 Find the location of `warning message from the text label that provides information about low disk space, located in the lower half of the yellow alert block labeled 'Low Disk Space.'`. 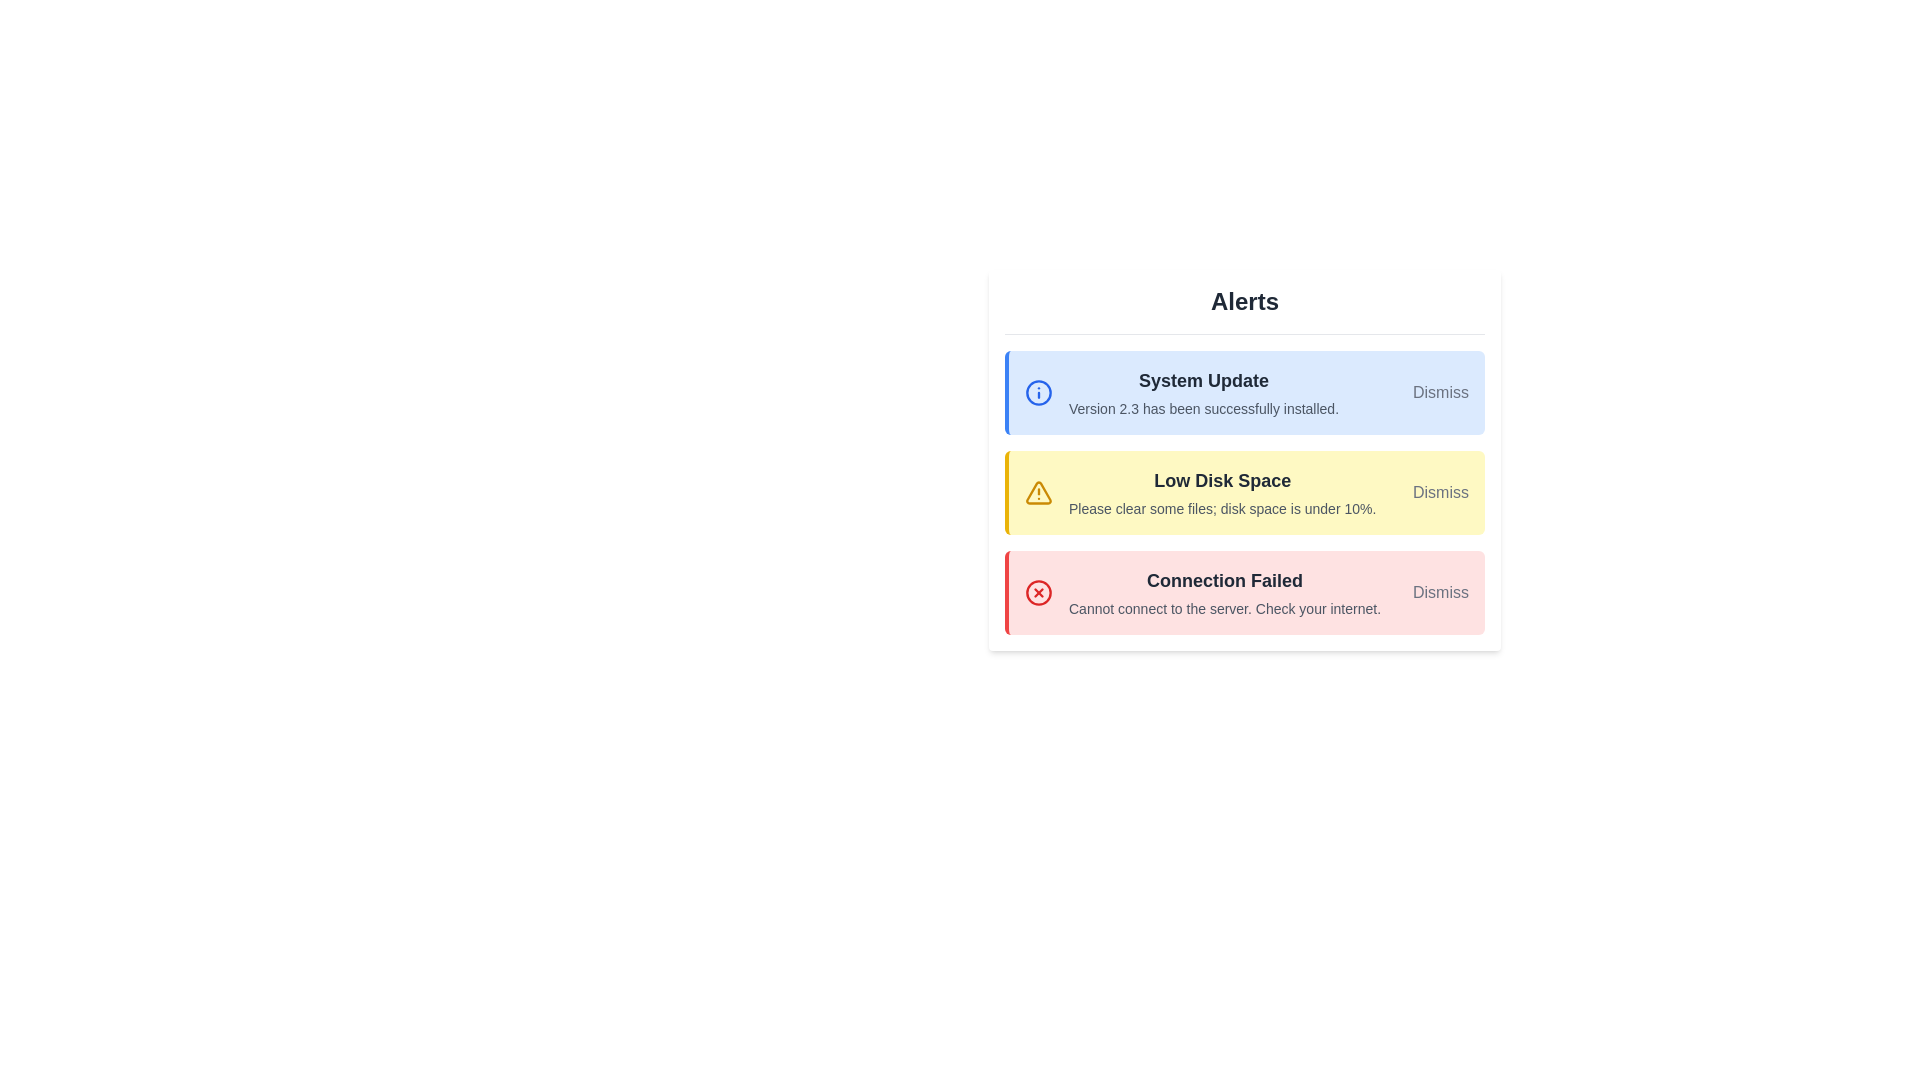

warning message from the text label that provides information about low disk space, located in the lower half of the yellow alert block labeled 'Low Disk Space.' is located at coordinates (1221, 508).